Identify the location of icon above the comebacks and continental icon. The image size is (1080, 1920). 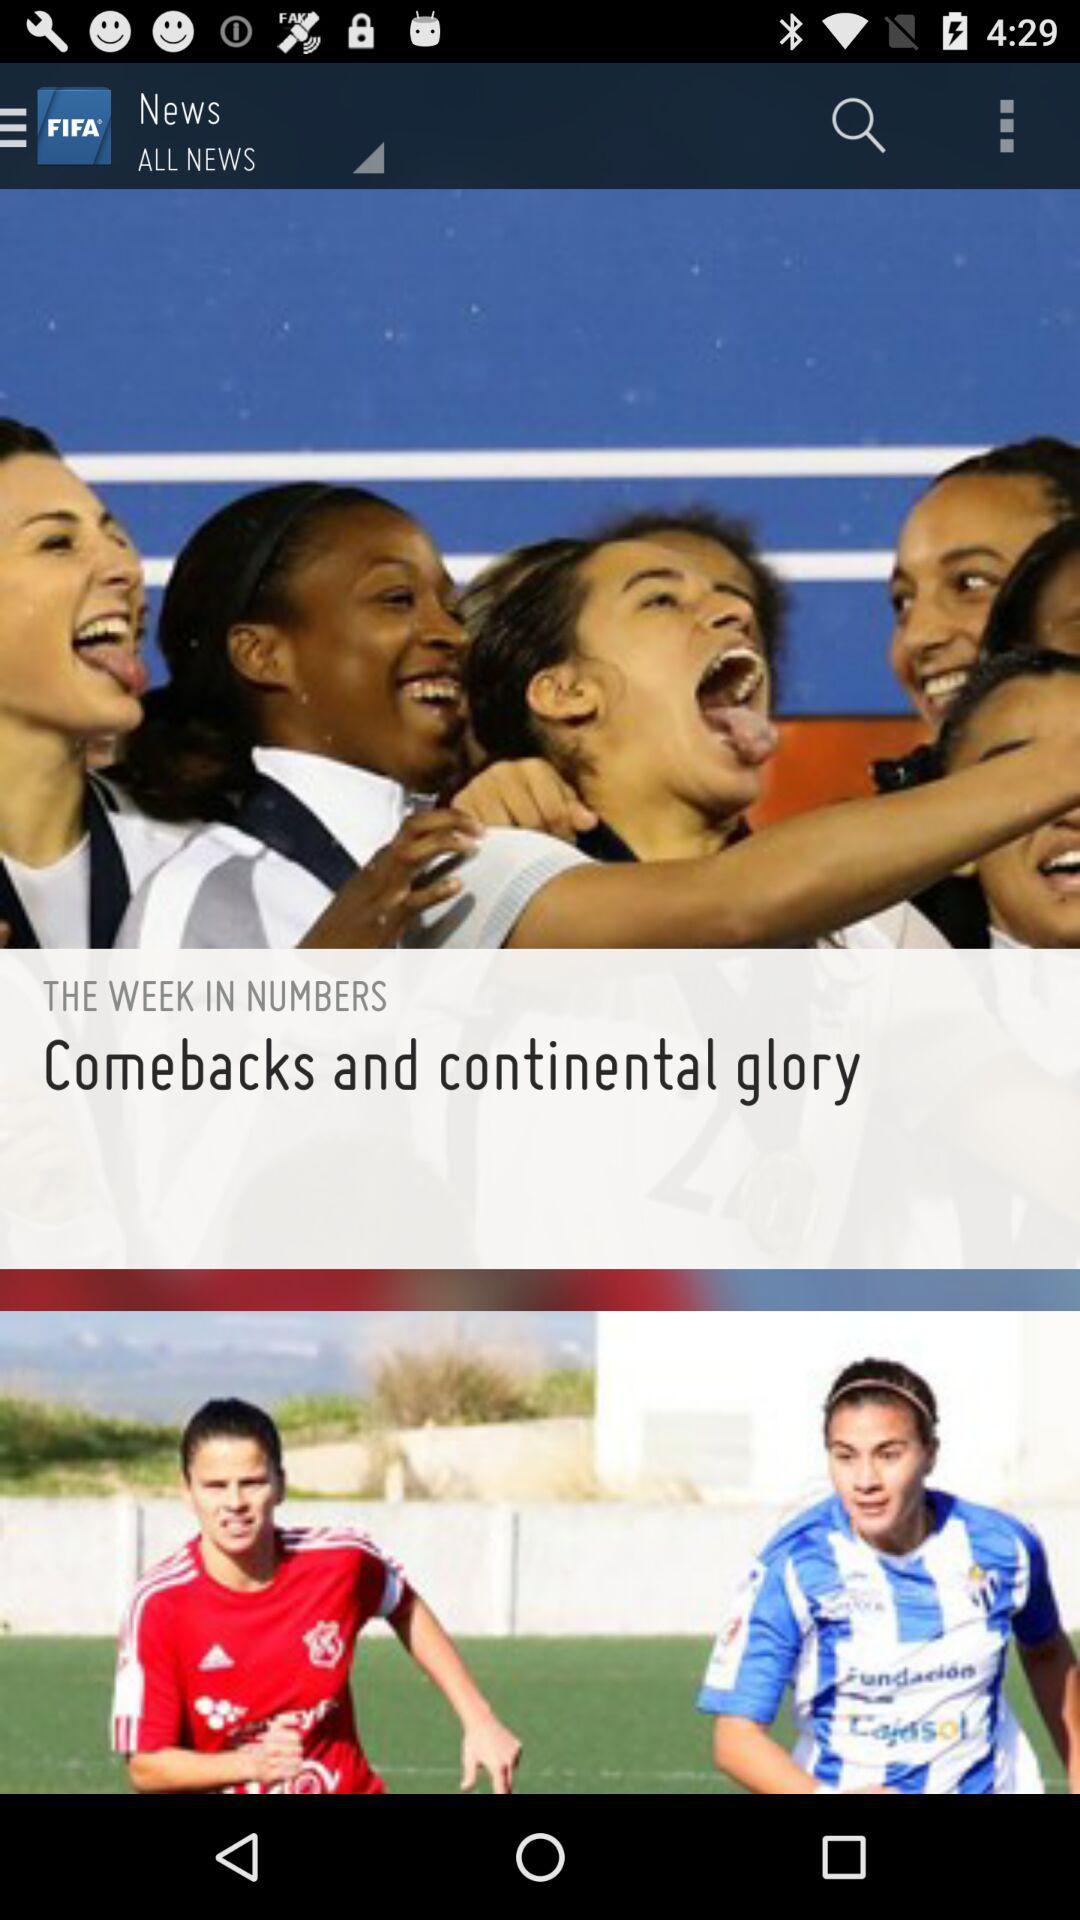
(540, 995).